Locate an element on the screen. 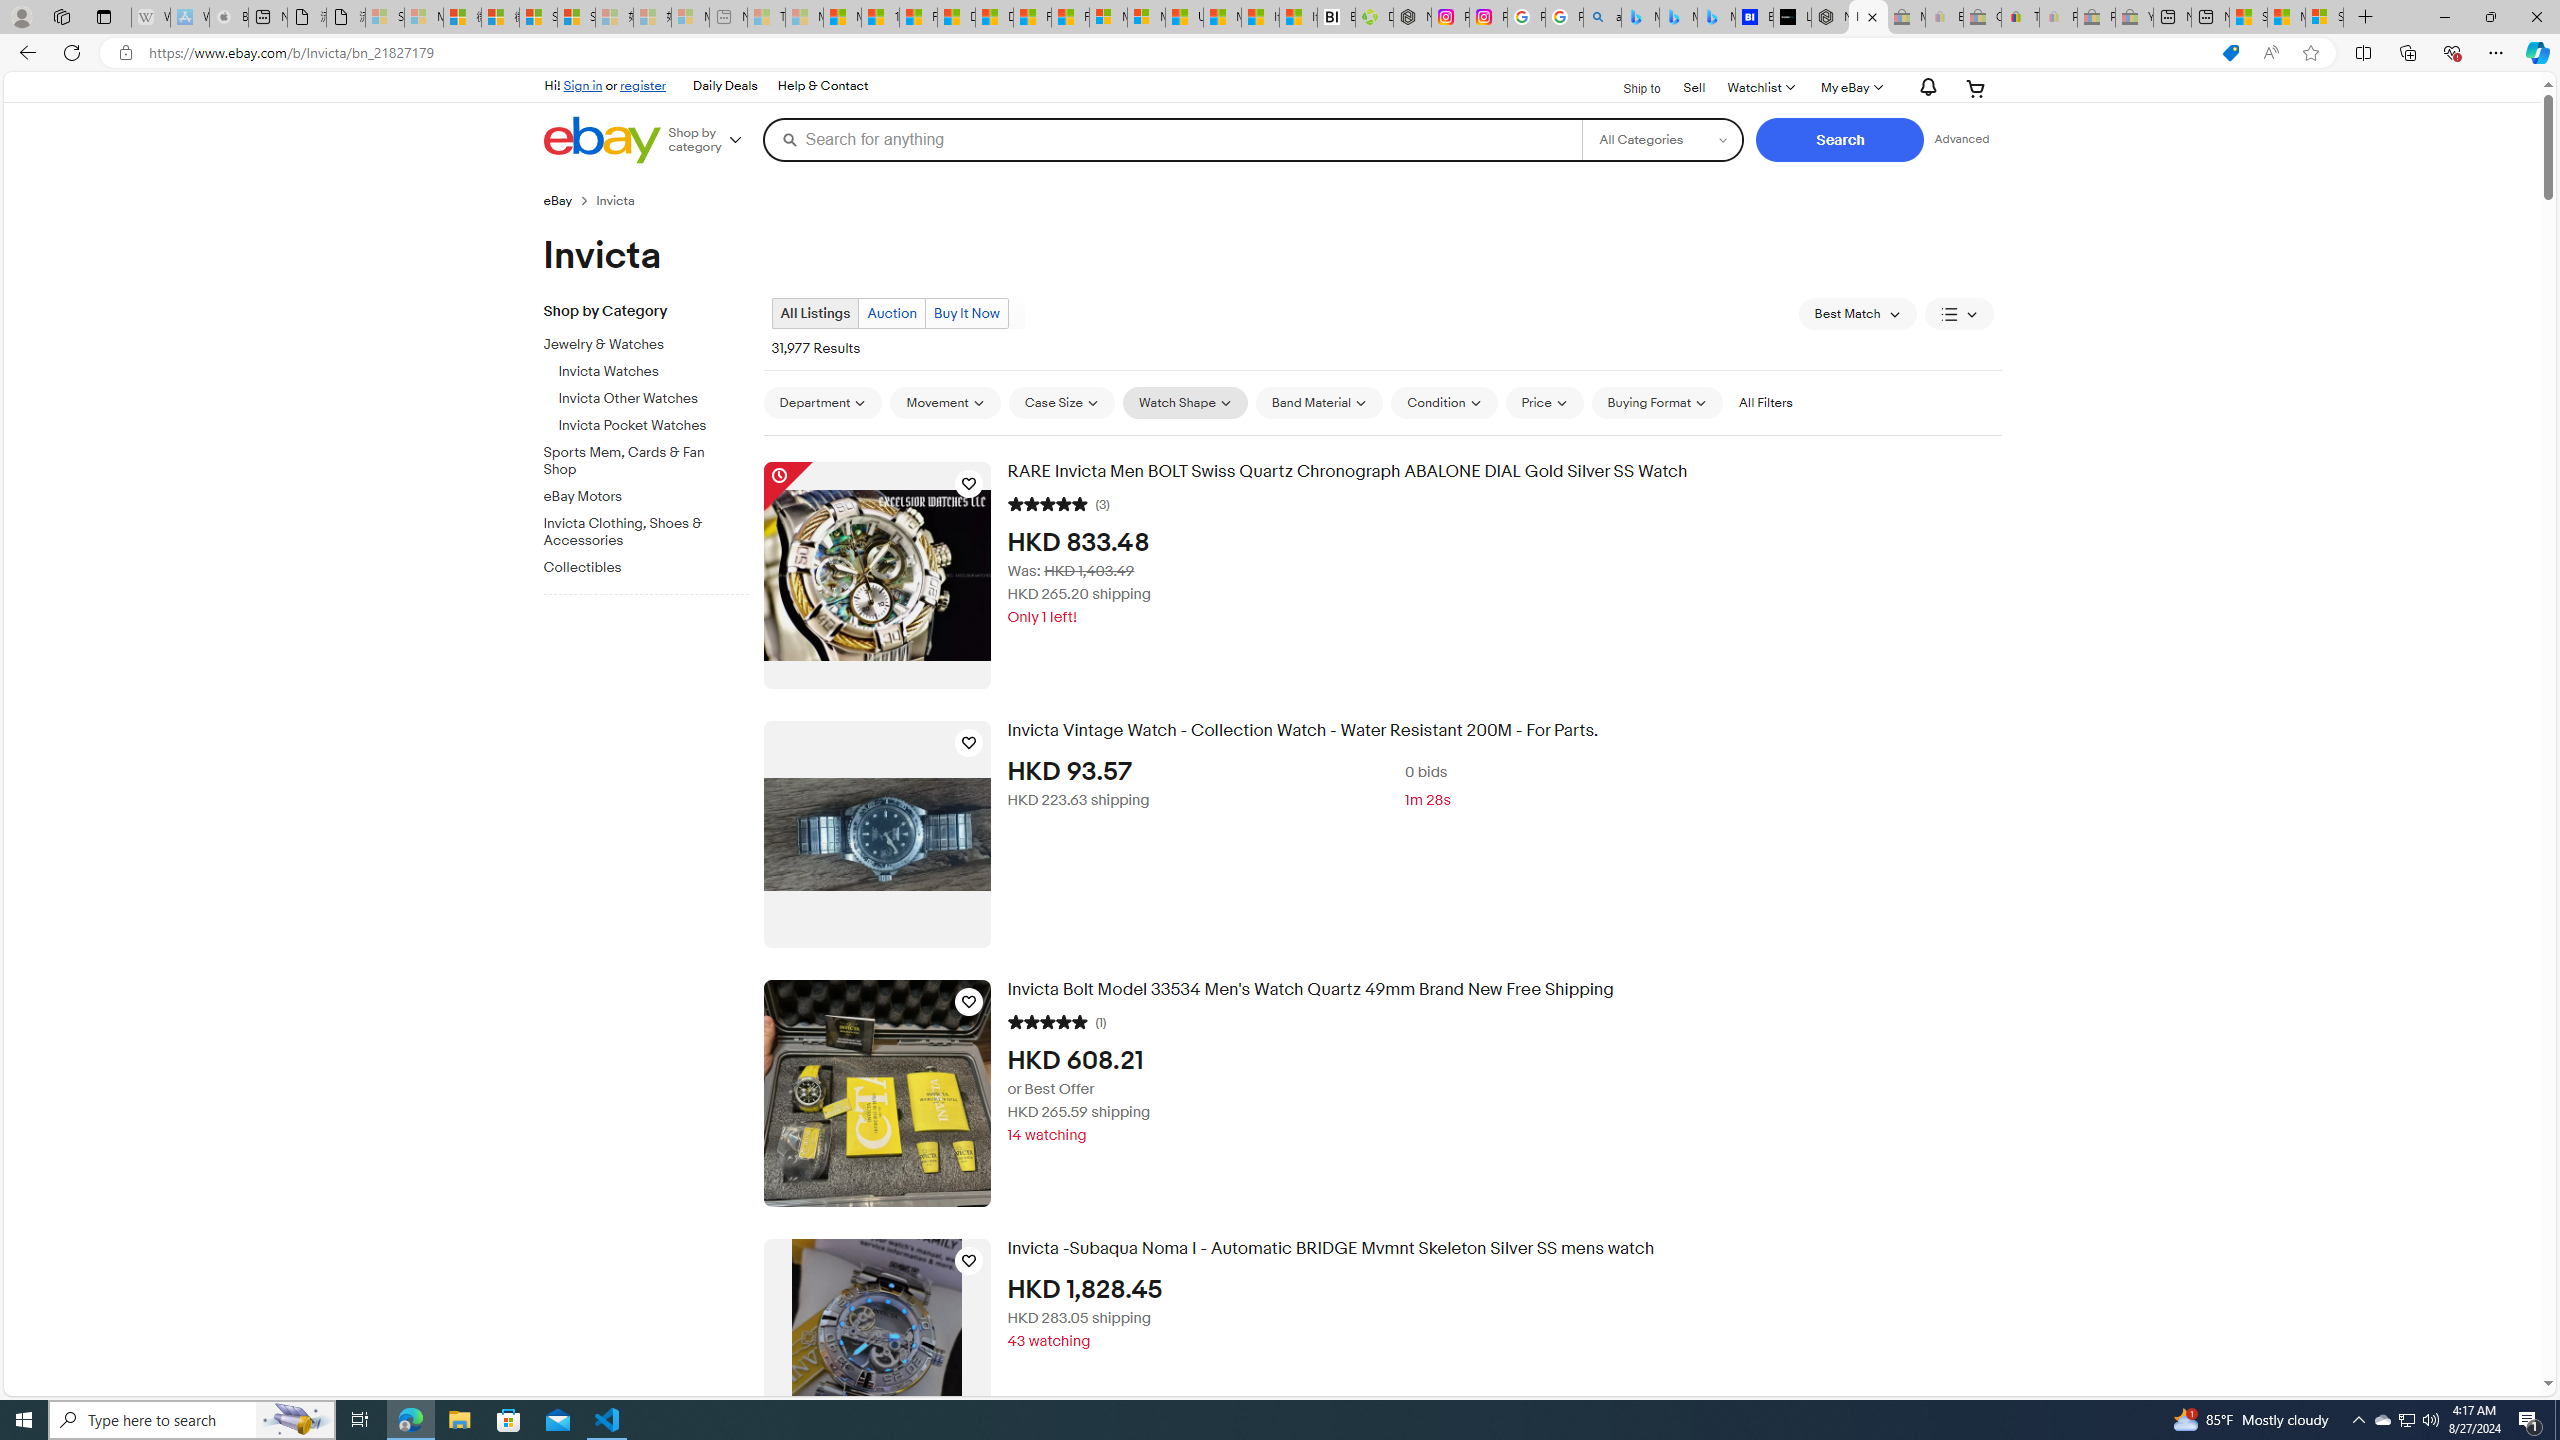 The image size is (2560, 1440). 'This site has coupons! Shopping in Microsoft Edge' is located at coordinates (2230, 53).